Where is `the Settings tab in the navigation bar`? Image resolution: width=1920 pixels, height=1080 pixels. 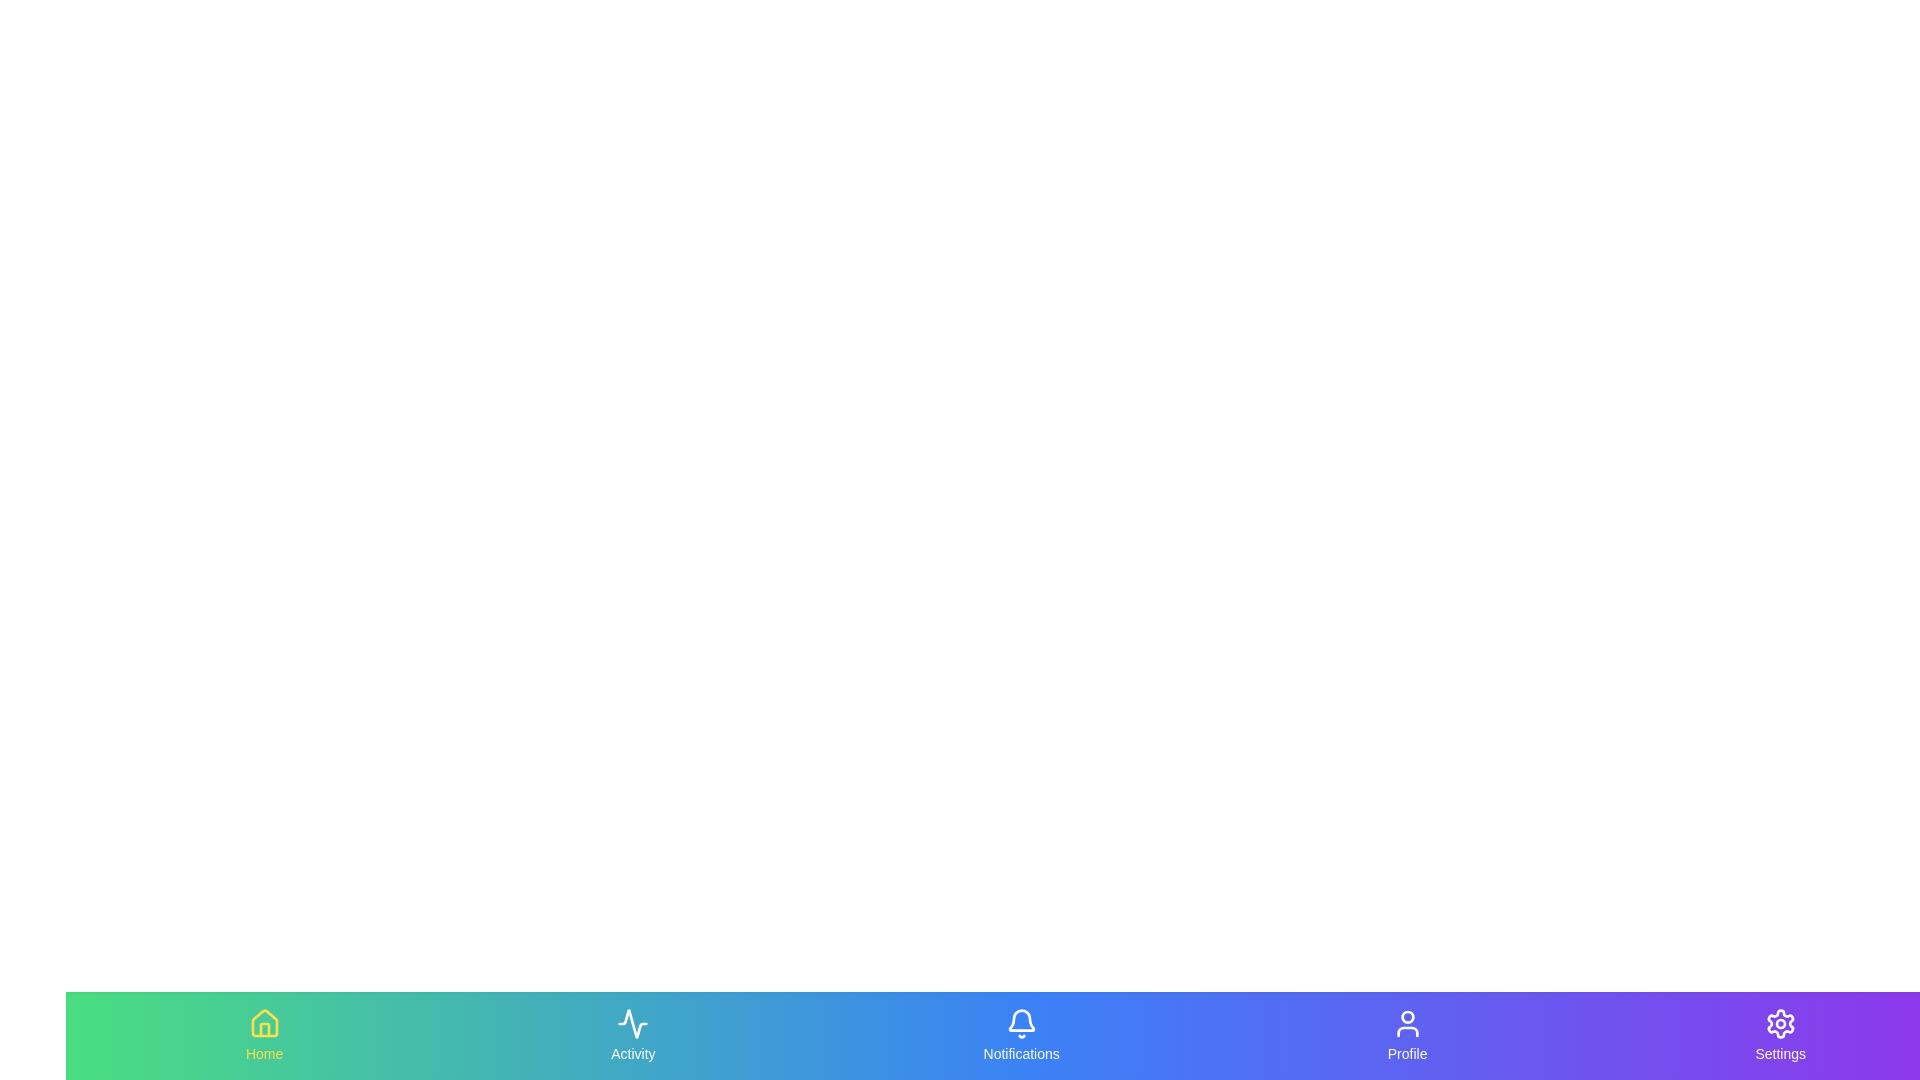 the Settings tab in the navigation bar is located at coordinates (1780, 1035).